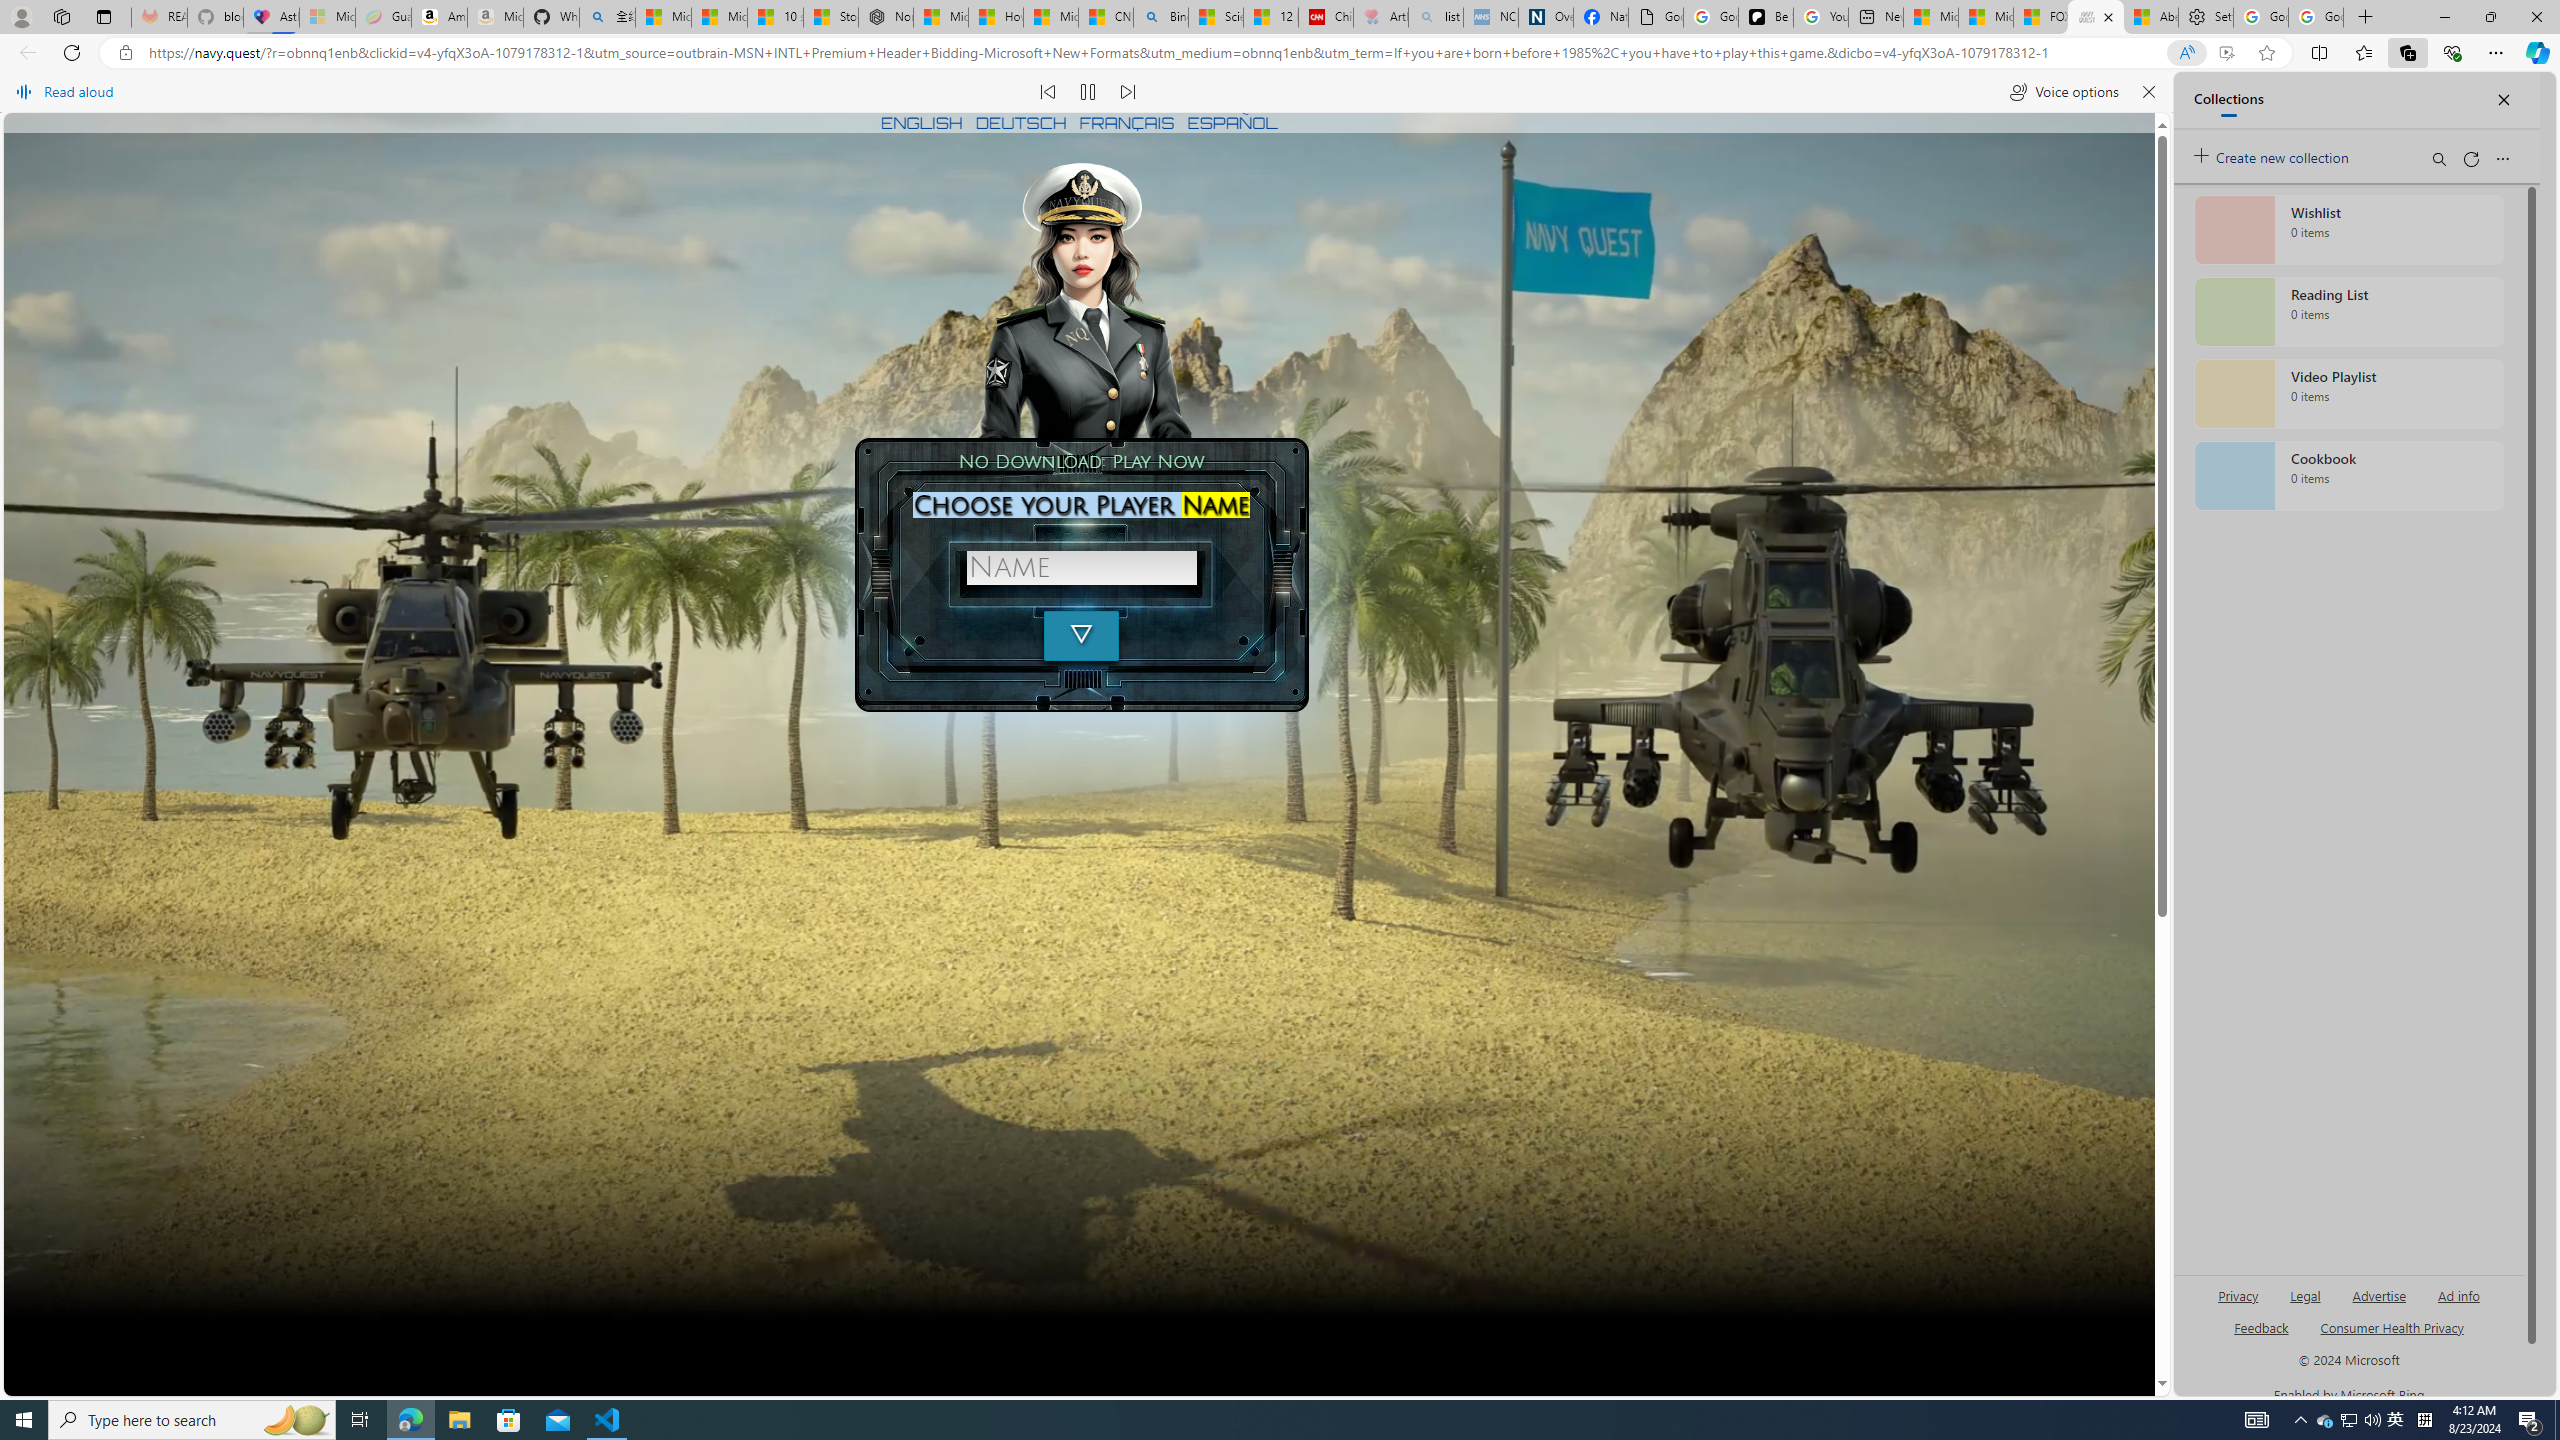 This screenshot has width=2560, height=1440. I want to click on 'Read previous paragraph', so click(1048, 91).